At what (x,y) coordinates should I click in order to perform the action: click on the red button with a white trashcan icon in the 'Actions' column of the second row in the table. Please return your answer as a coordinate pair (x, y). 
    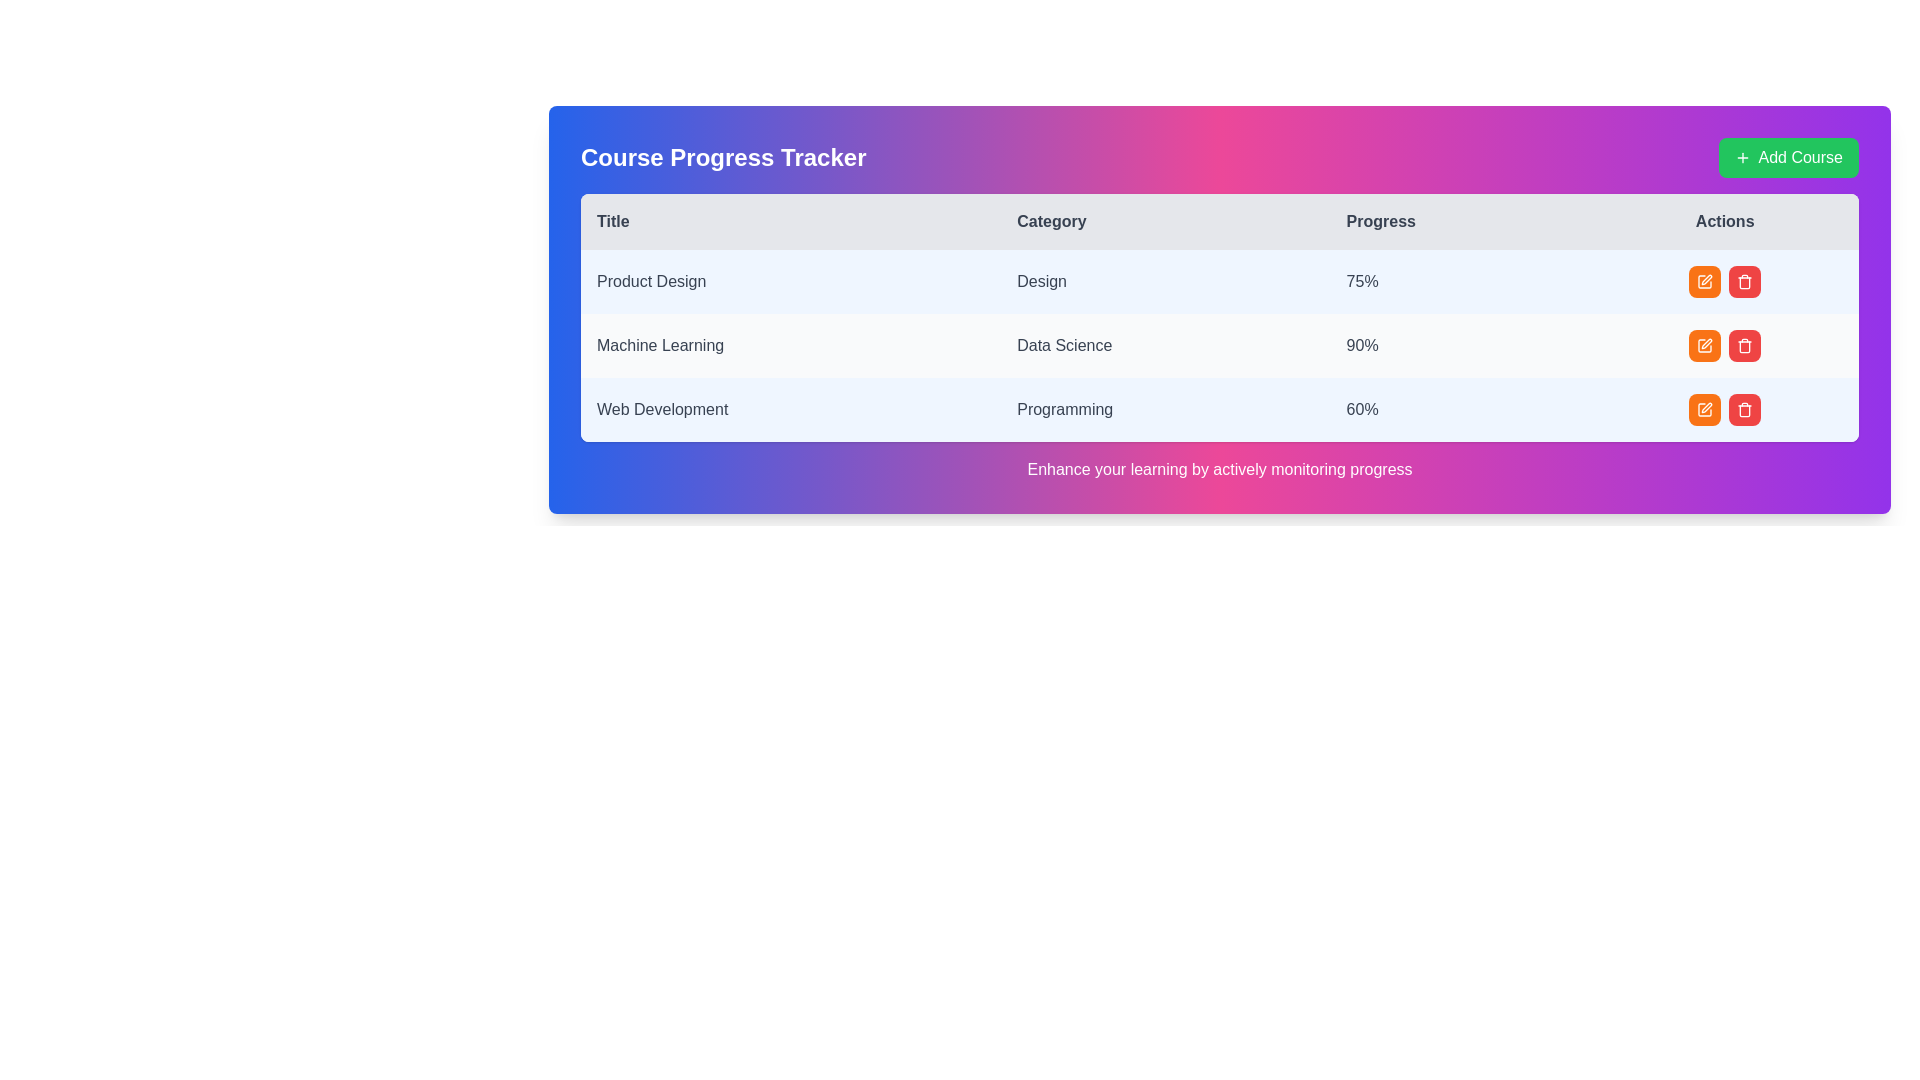
    Looking at the image, I should click on (1744, 345).